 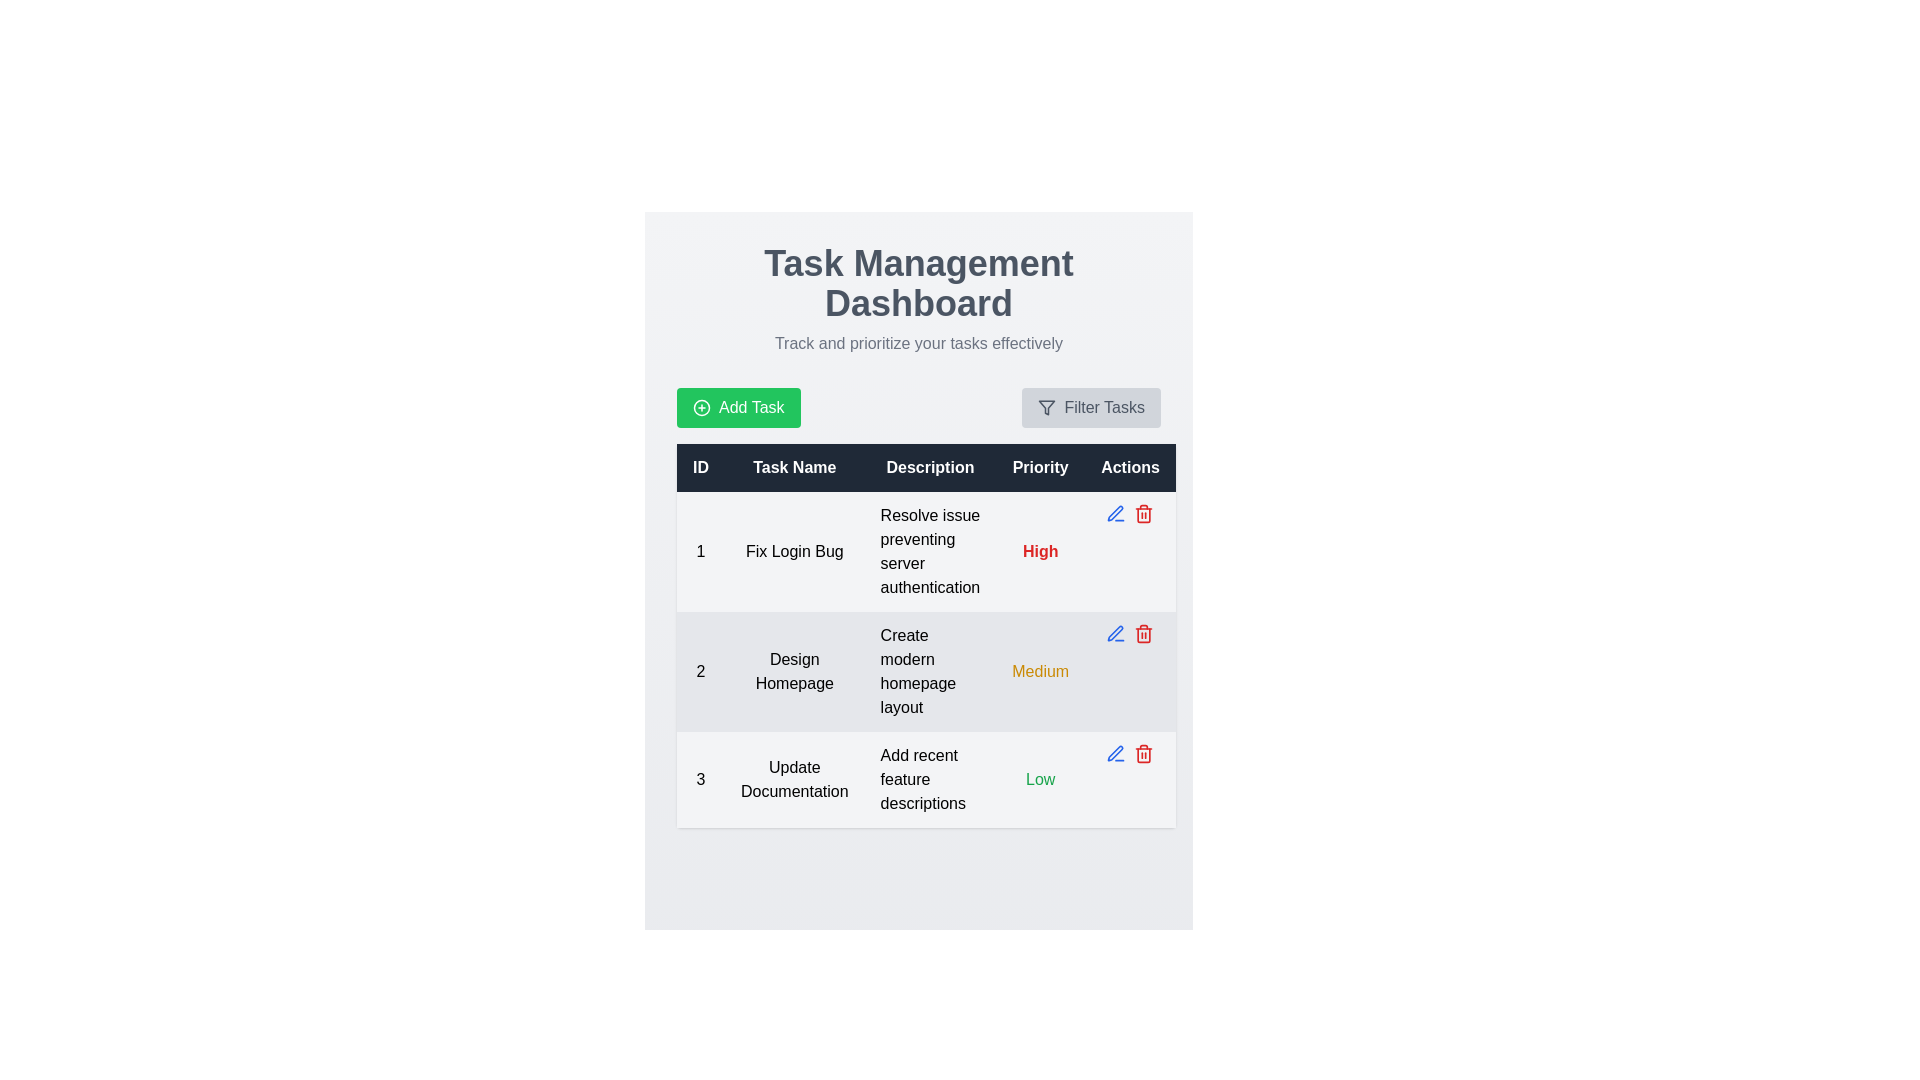 What do you see at coordinates (929, 671) in the screenshot?
I see `the text label that describes the task 'Design Homepage', which is located in the third column of the second row of the 'Task Management Dashboard', positioned between the 'Design Homepage' label and the 'Medium' priority indicator` at bounding box center [929, 671].